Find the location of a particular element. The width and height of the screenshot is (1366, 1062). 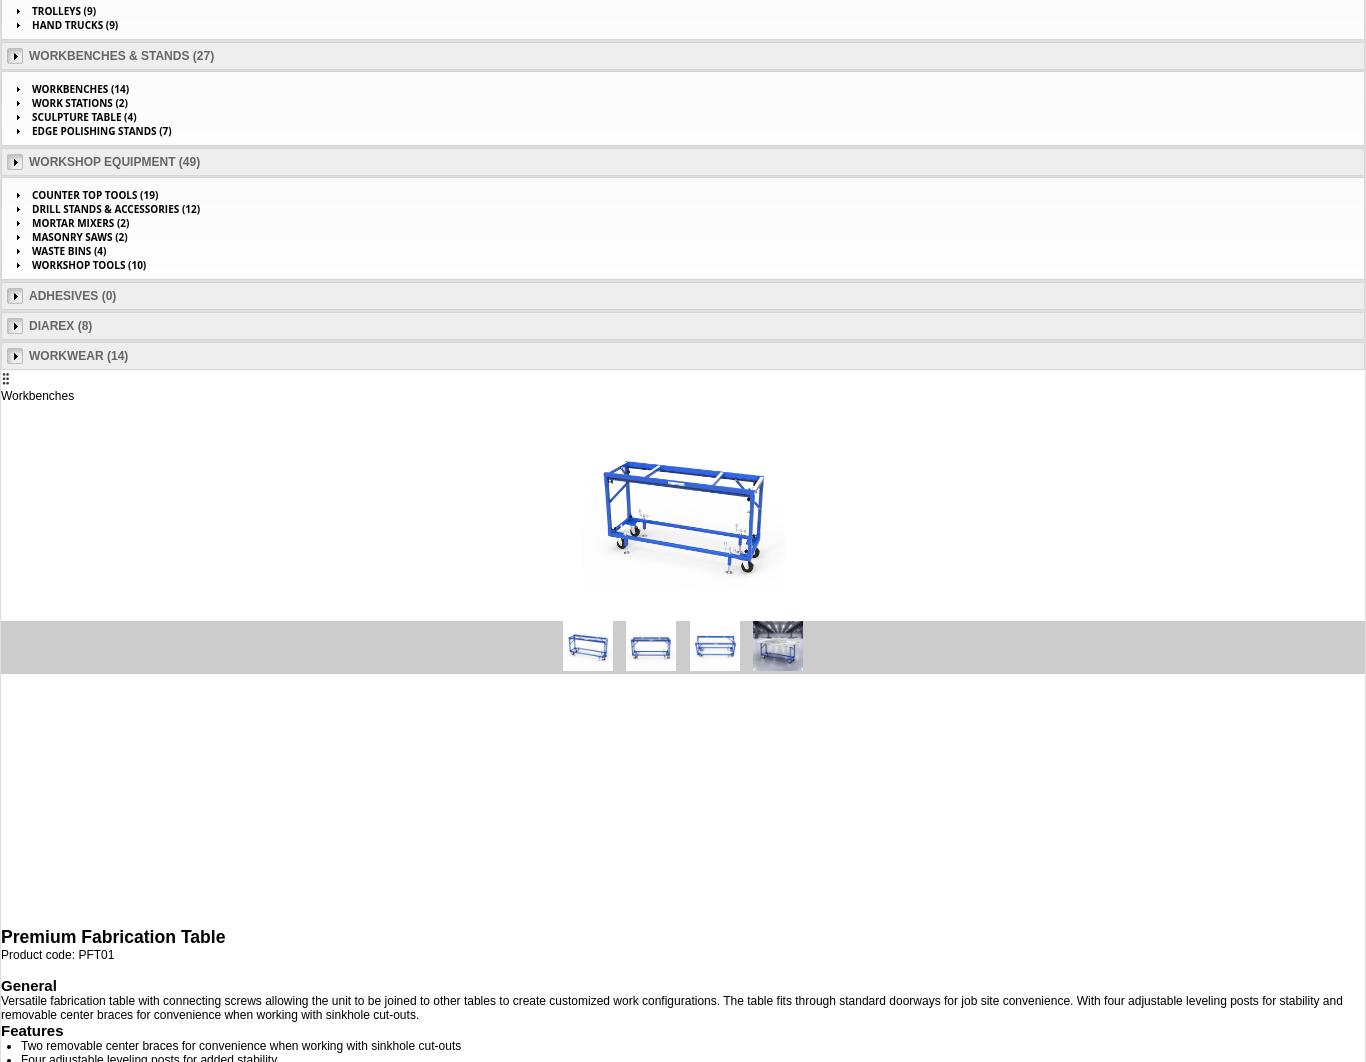

'Diarex (8)' is located at coordinates (60, 325).